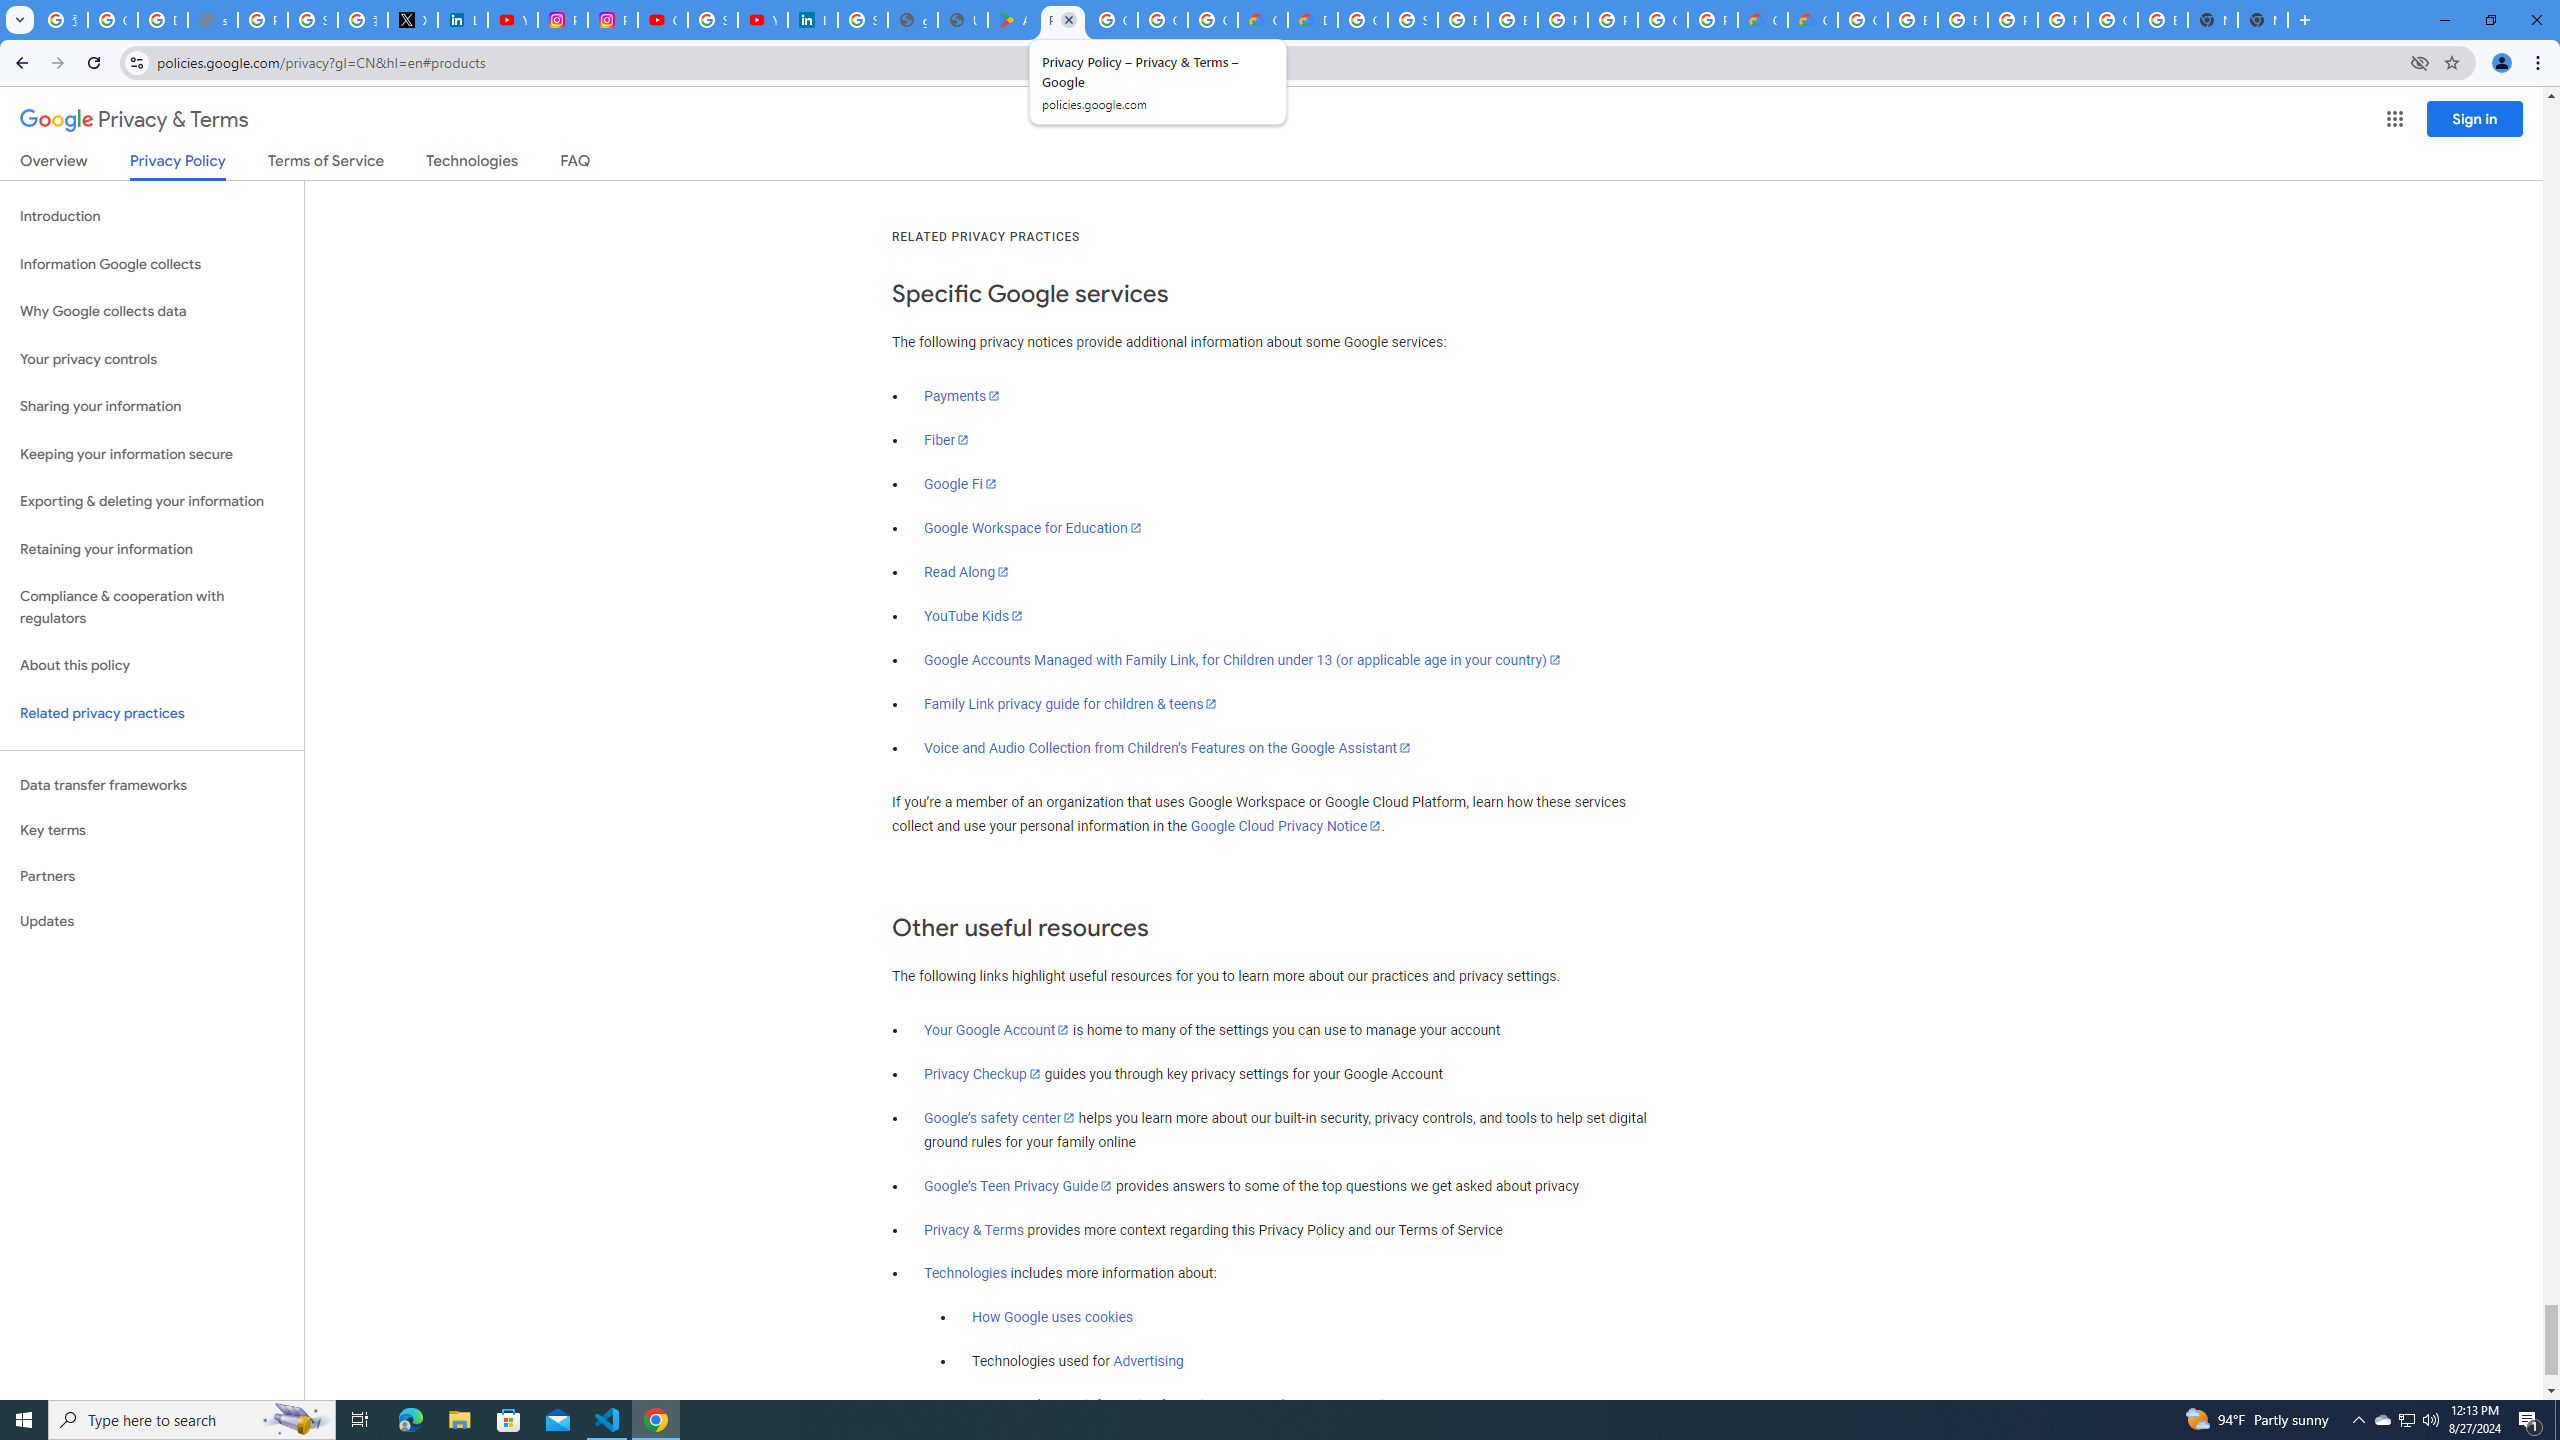 This screenshot has height=1440, width=2560. I want to click on 'support.google.com - Network error', so click(211, 19).